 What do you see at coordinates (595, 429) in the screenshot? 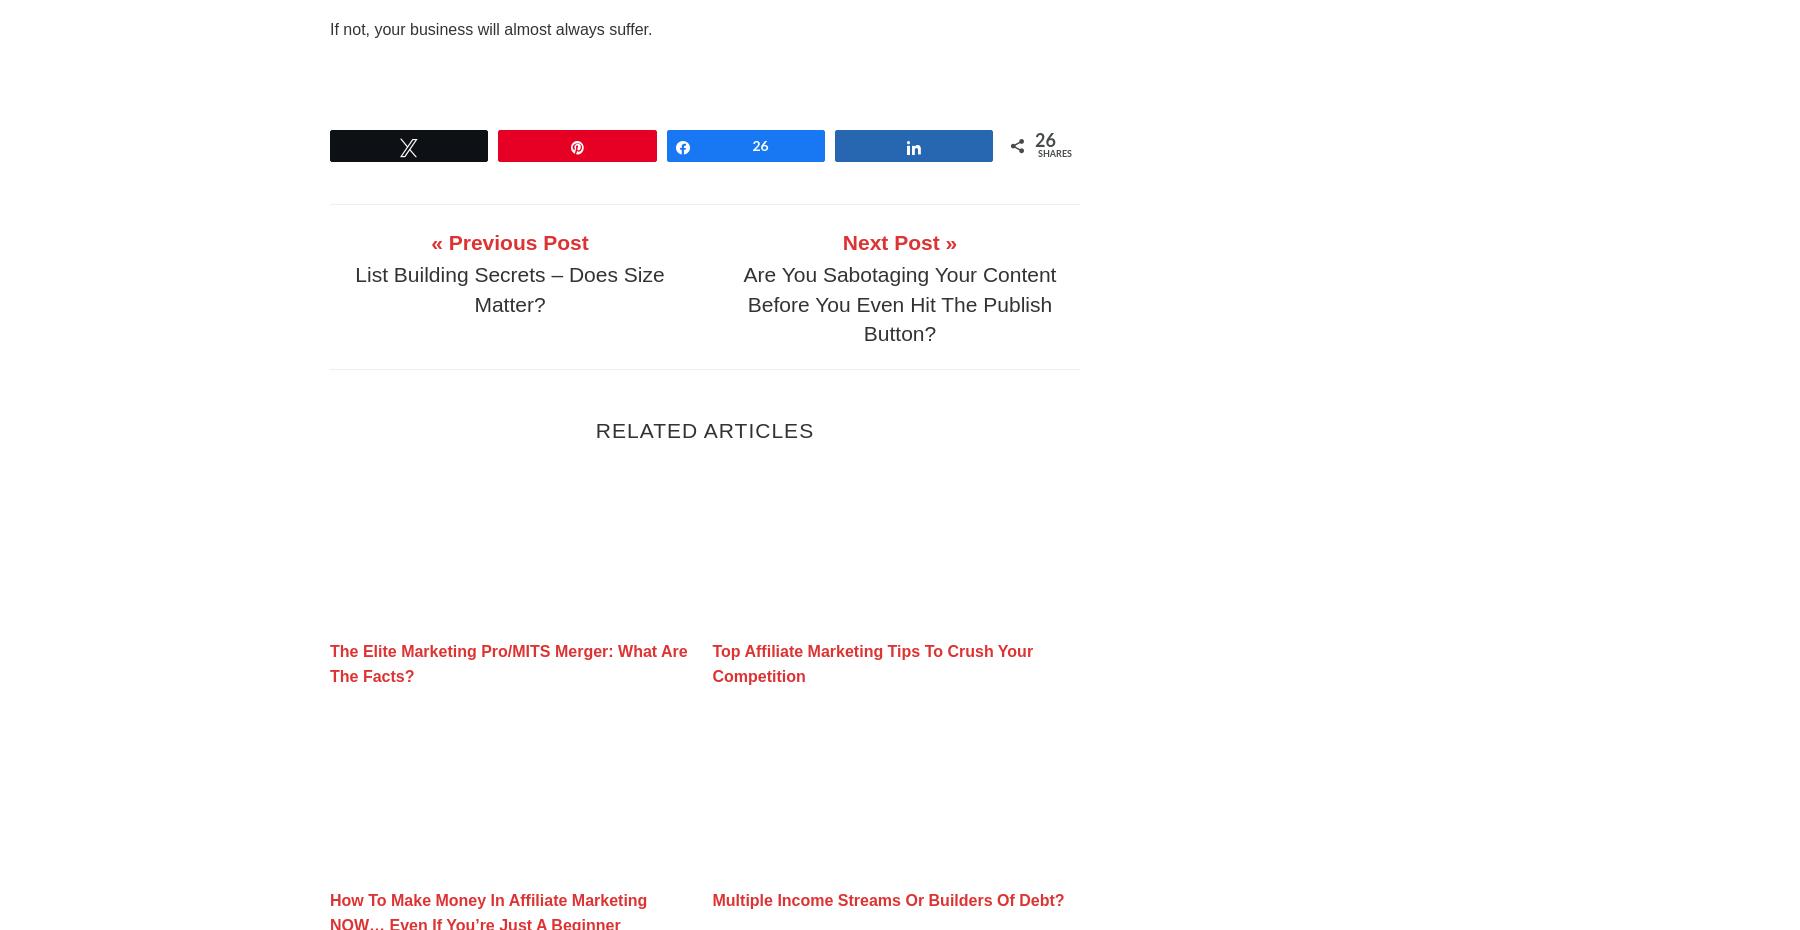
I see `'Related Articles'` at bounding box center [595, 429].